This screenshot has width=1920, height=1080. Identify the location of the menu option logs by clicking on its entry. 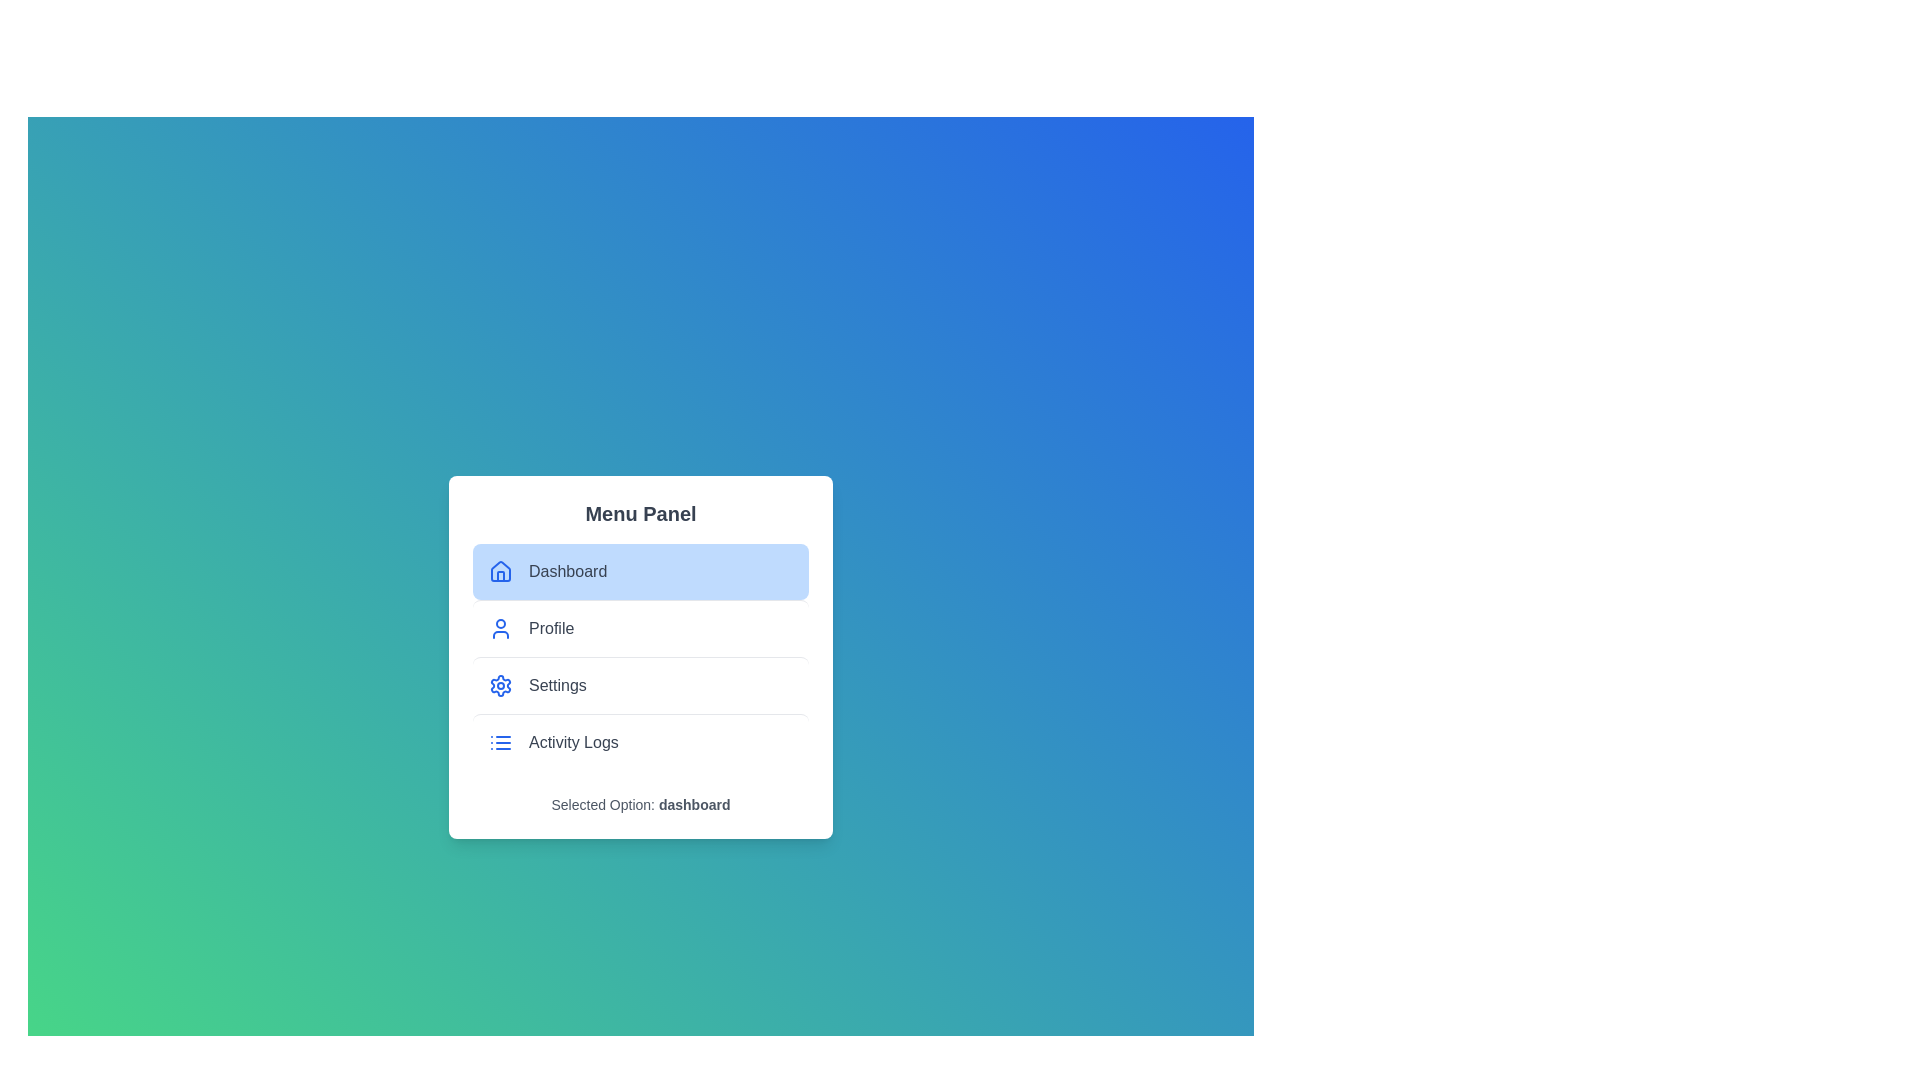
(641, 741).